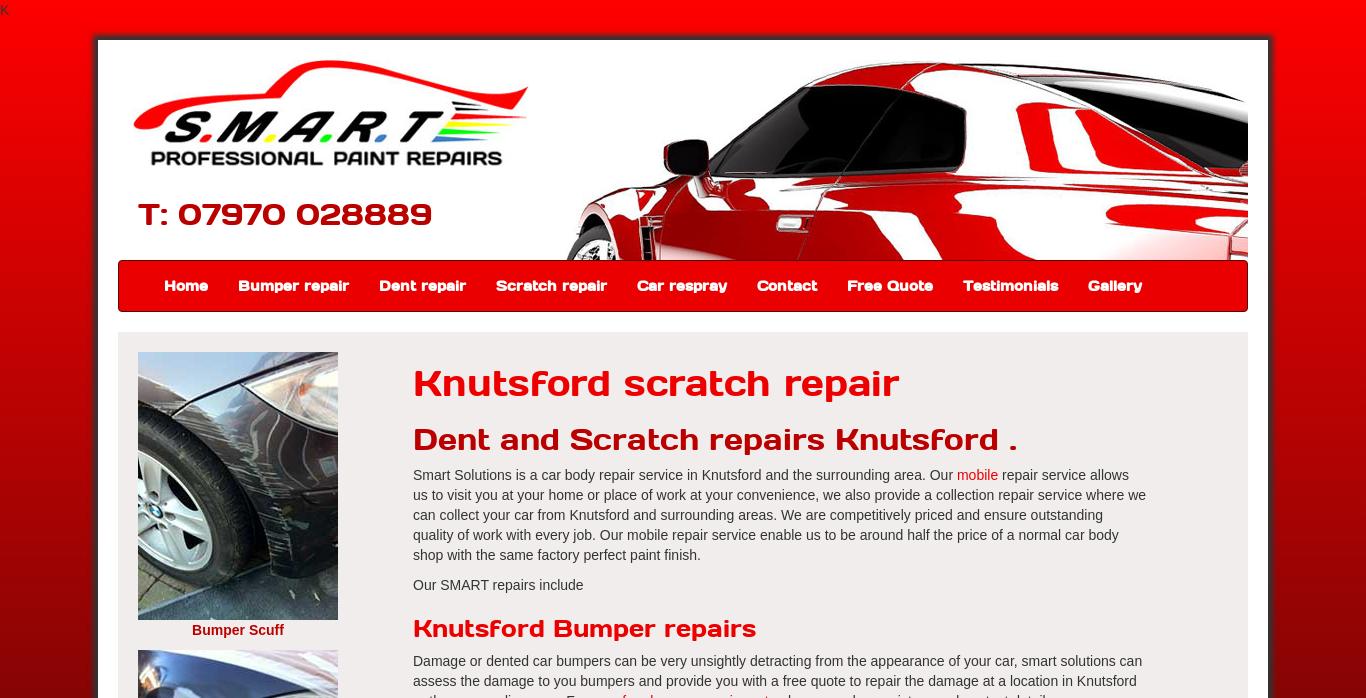  I want to click on 'Smart Solutions is a car body repair service in Knutsford and the surrounding area. Our', so click(411, 474).